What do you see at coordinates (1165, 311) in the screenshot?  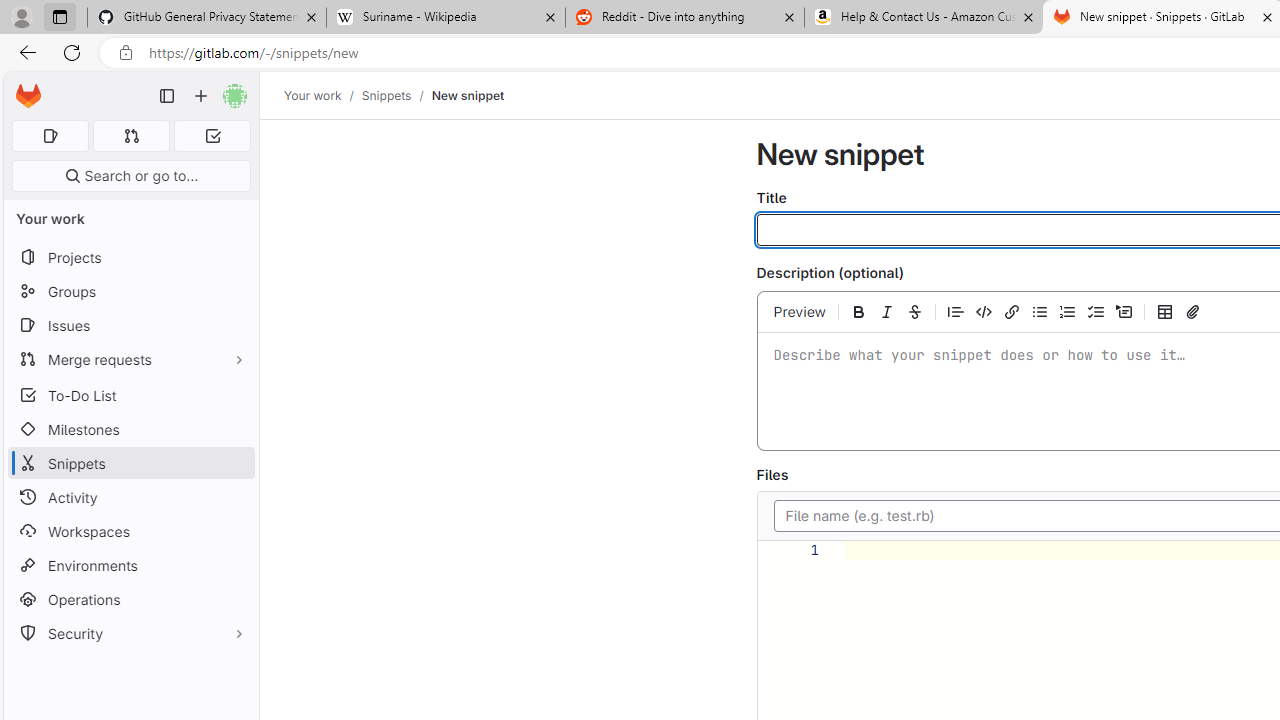 I see `'Add a table'` at bounding box center [1165, 311].